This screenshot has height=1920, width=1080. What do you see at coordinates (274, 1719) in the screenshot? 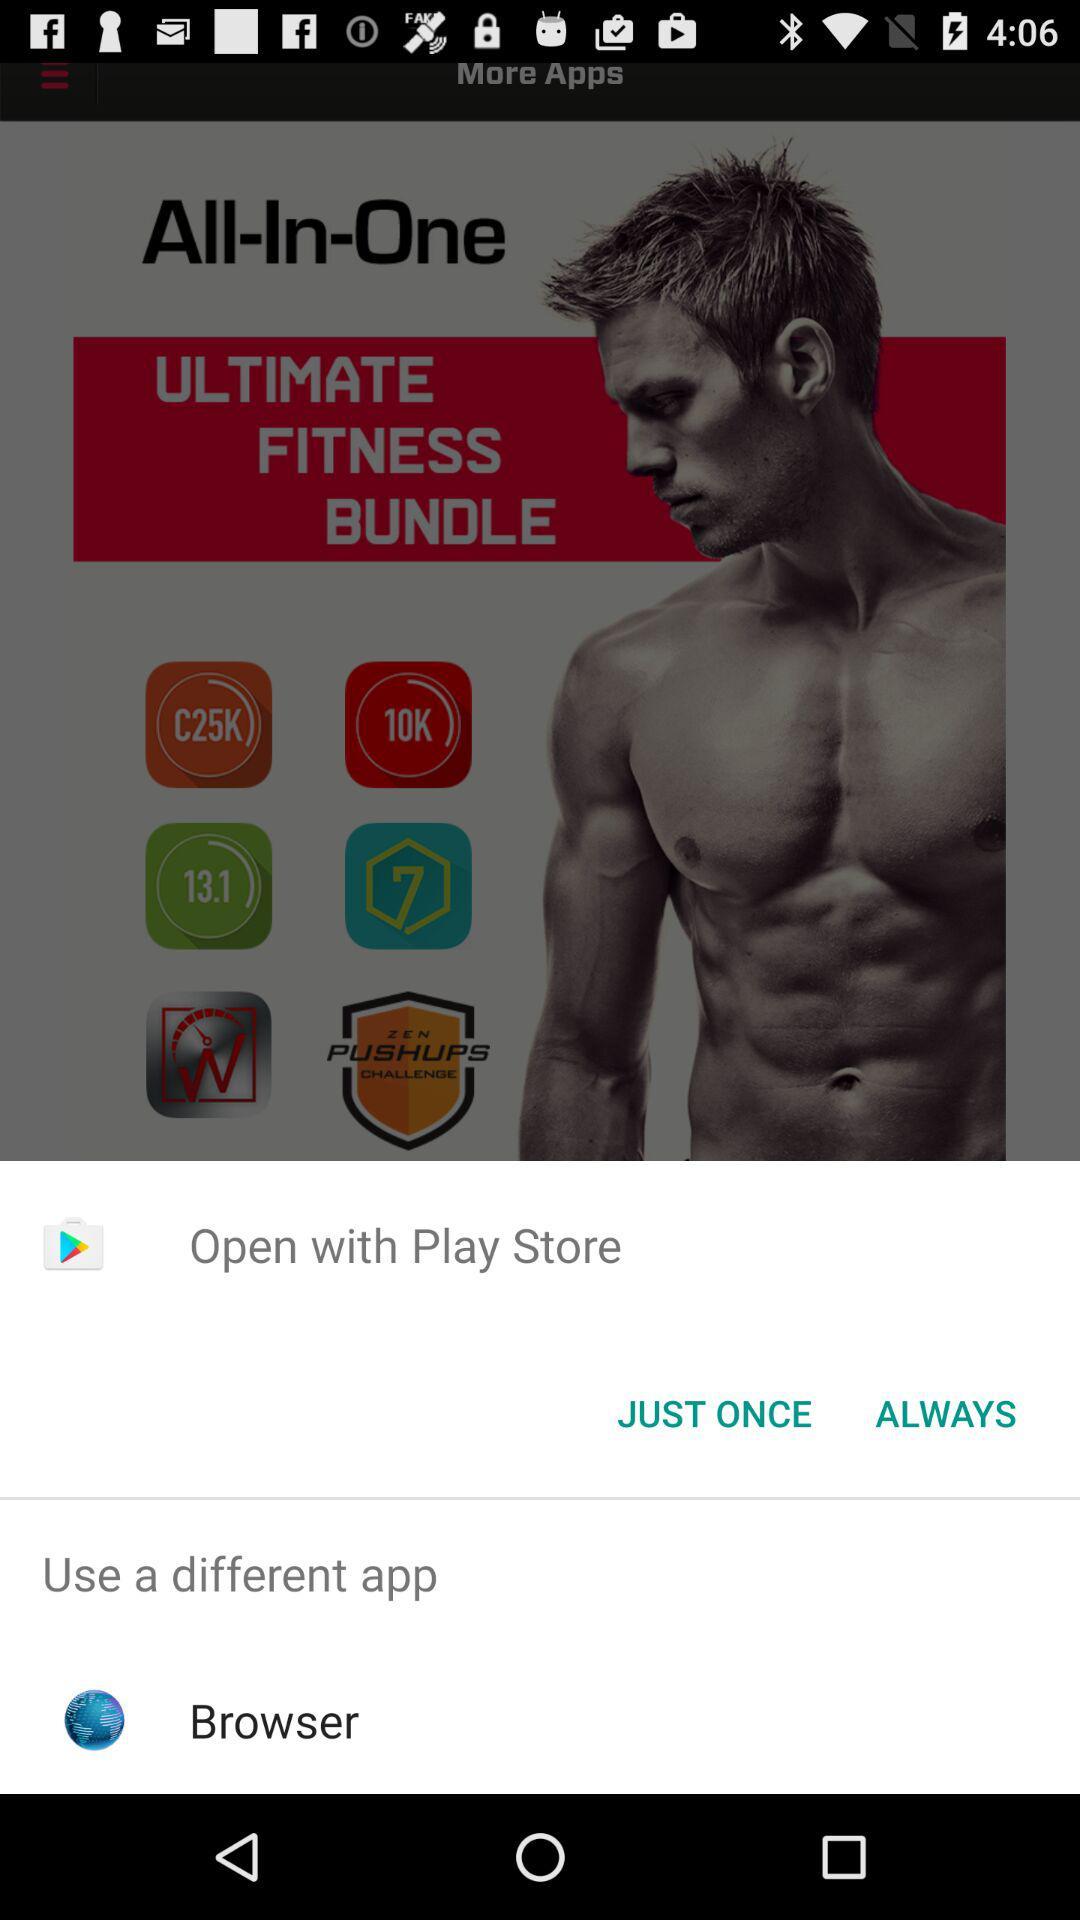
I see `icon below use a different item` at bounding box center [274, 1719].